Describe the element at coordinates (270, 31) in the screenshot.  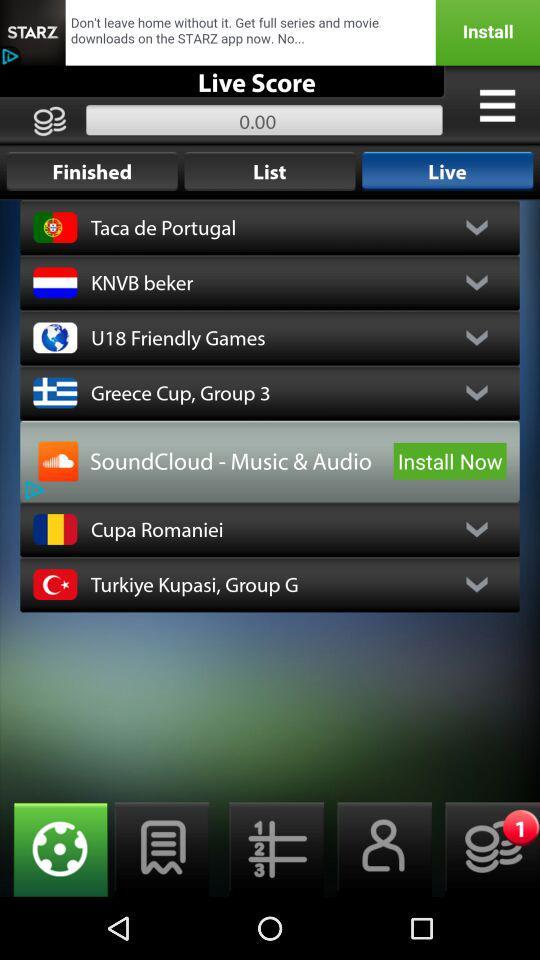
I see `share the article` at that location.